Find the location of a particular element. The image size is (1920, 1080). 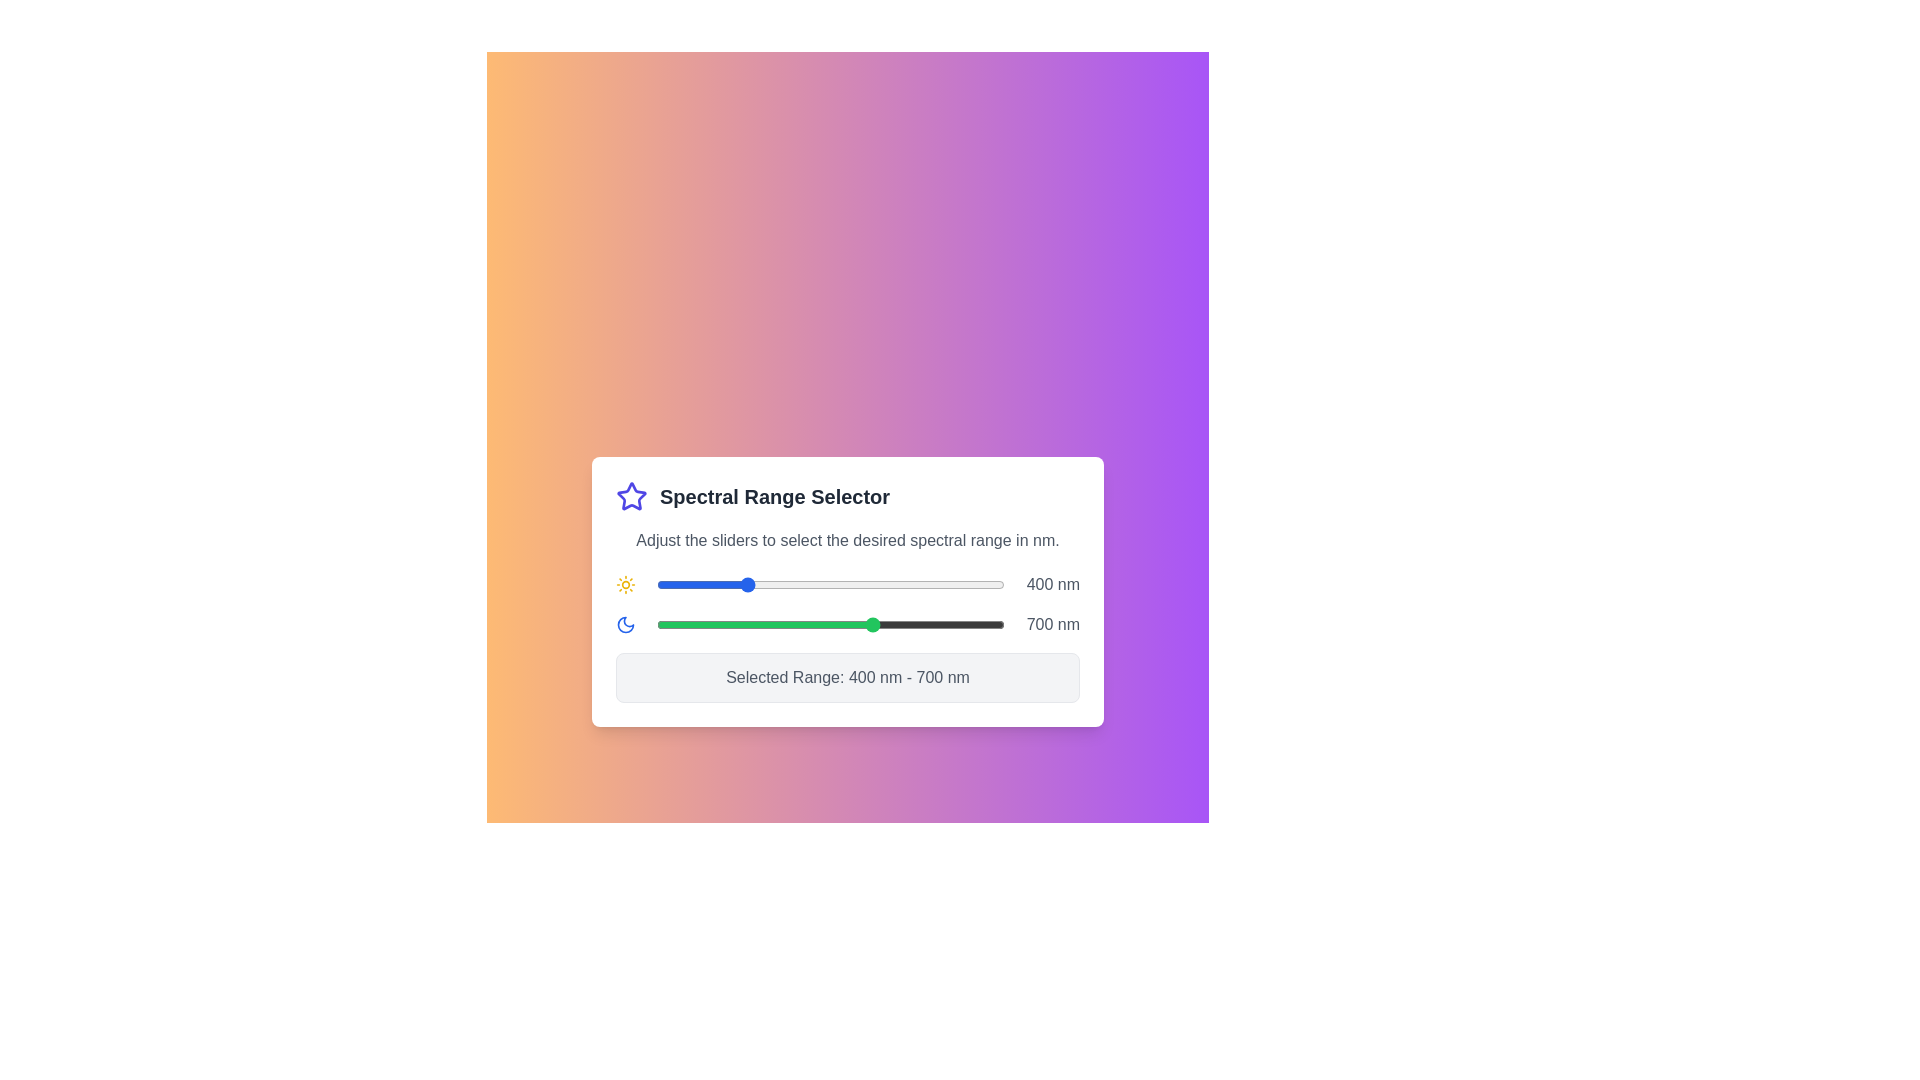

the end slider to set the upper limit of the spectral range to 884 nm is located at coordinates (953, 623).